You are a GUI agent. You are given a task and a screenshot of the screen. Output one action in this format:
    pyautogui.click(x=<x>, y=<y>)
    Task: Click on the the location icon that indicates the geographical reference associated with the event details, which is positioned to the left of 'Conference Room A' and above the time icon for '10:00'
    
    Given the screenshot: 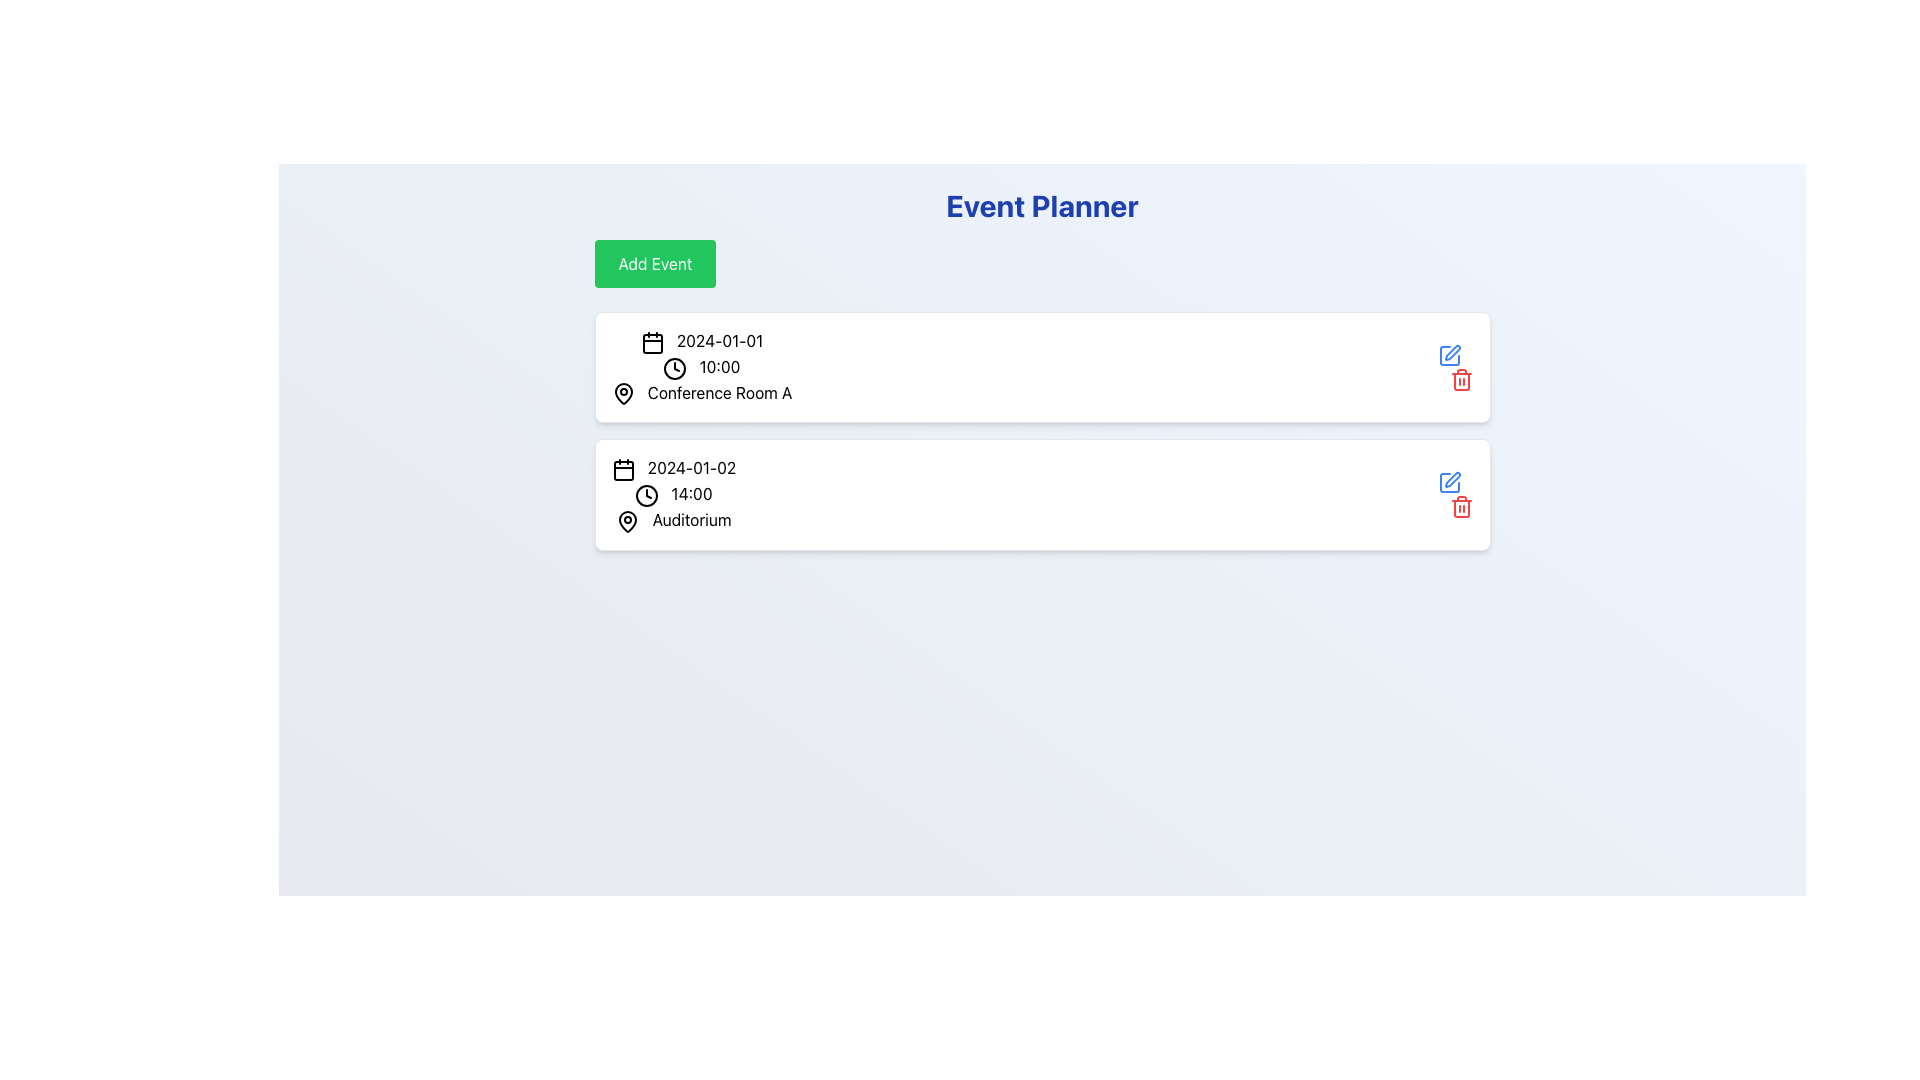 What is the action you would take?
    pyautogui.click(x=622, y=394)
    